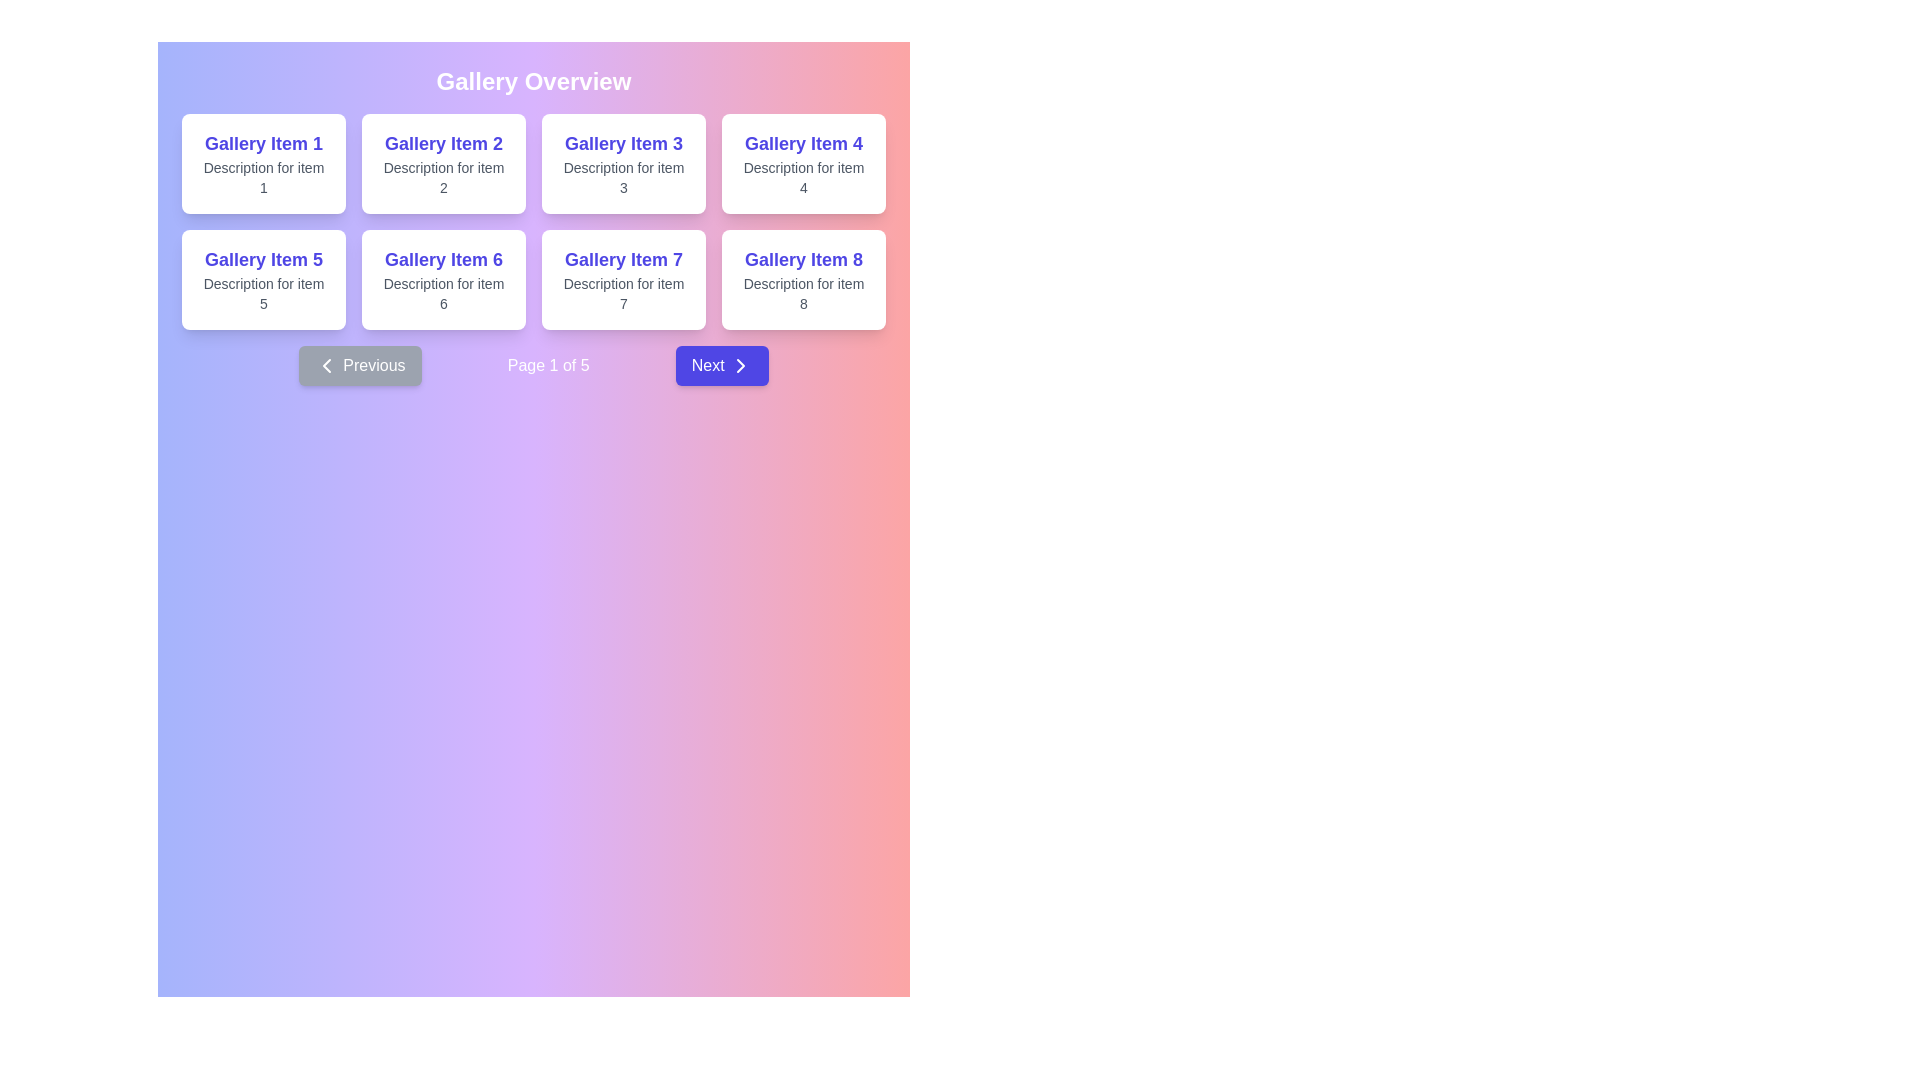 This screenshot has width=1920, height=1080. I want to click on the static text label that serves as a title for the gallery item in the second row, first column of the 'Gallery Overview' section, so click(263, 258).